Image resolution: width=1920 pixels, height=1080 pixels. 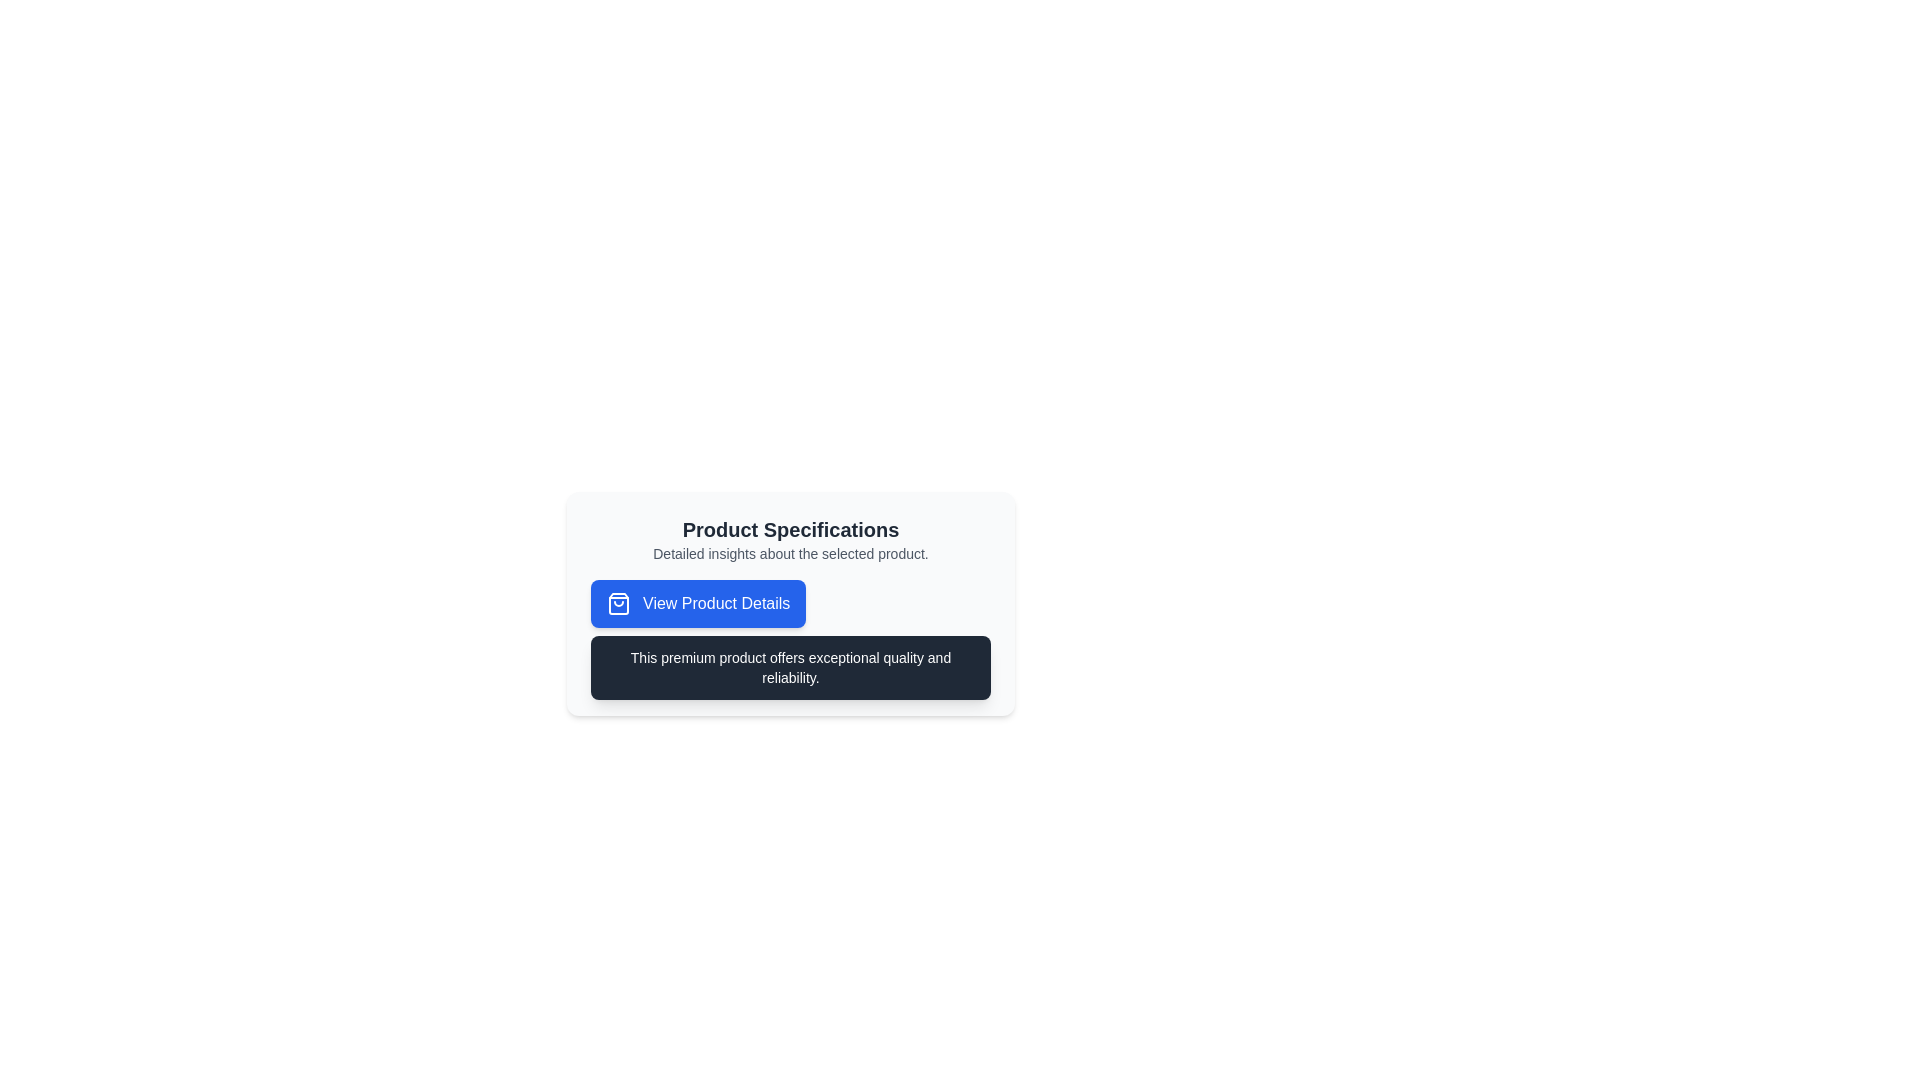 I want to click on the Text Label that provides descriptive or promotional information about a product, located underneath the 'View Product Details' button in a dark background box, so click(x=790, y=667).